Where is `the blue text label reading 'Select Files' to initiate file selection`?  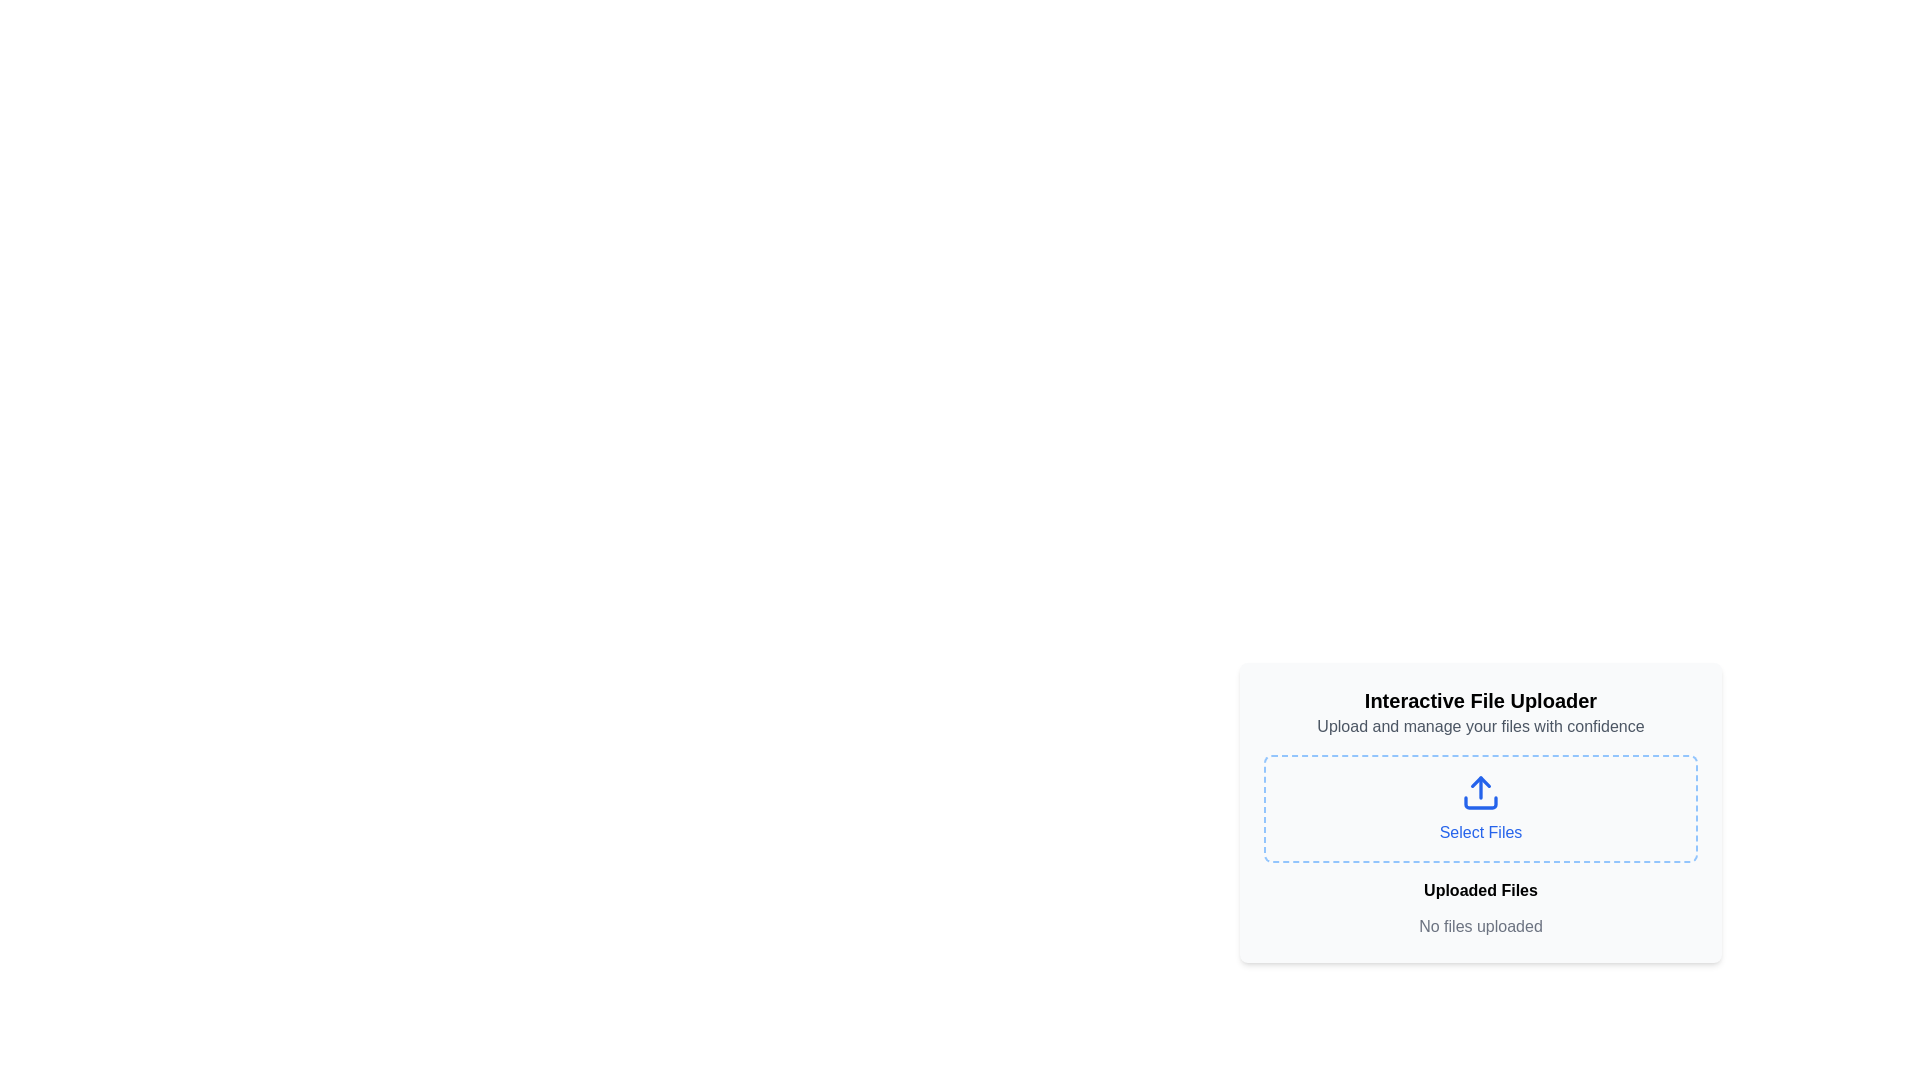
the blue text label reading 'Select Files' to initiate file selection is located at coordinates (1480, 832).